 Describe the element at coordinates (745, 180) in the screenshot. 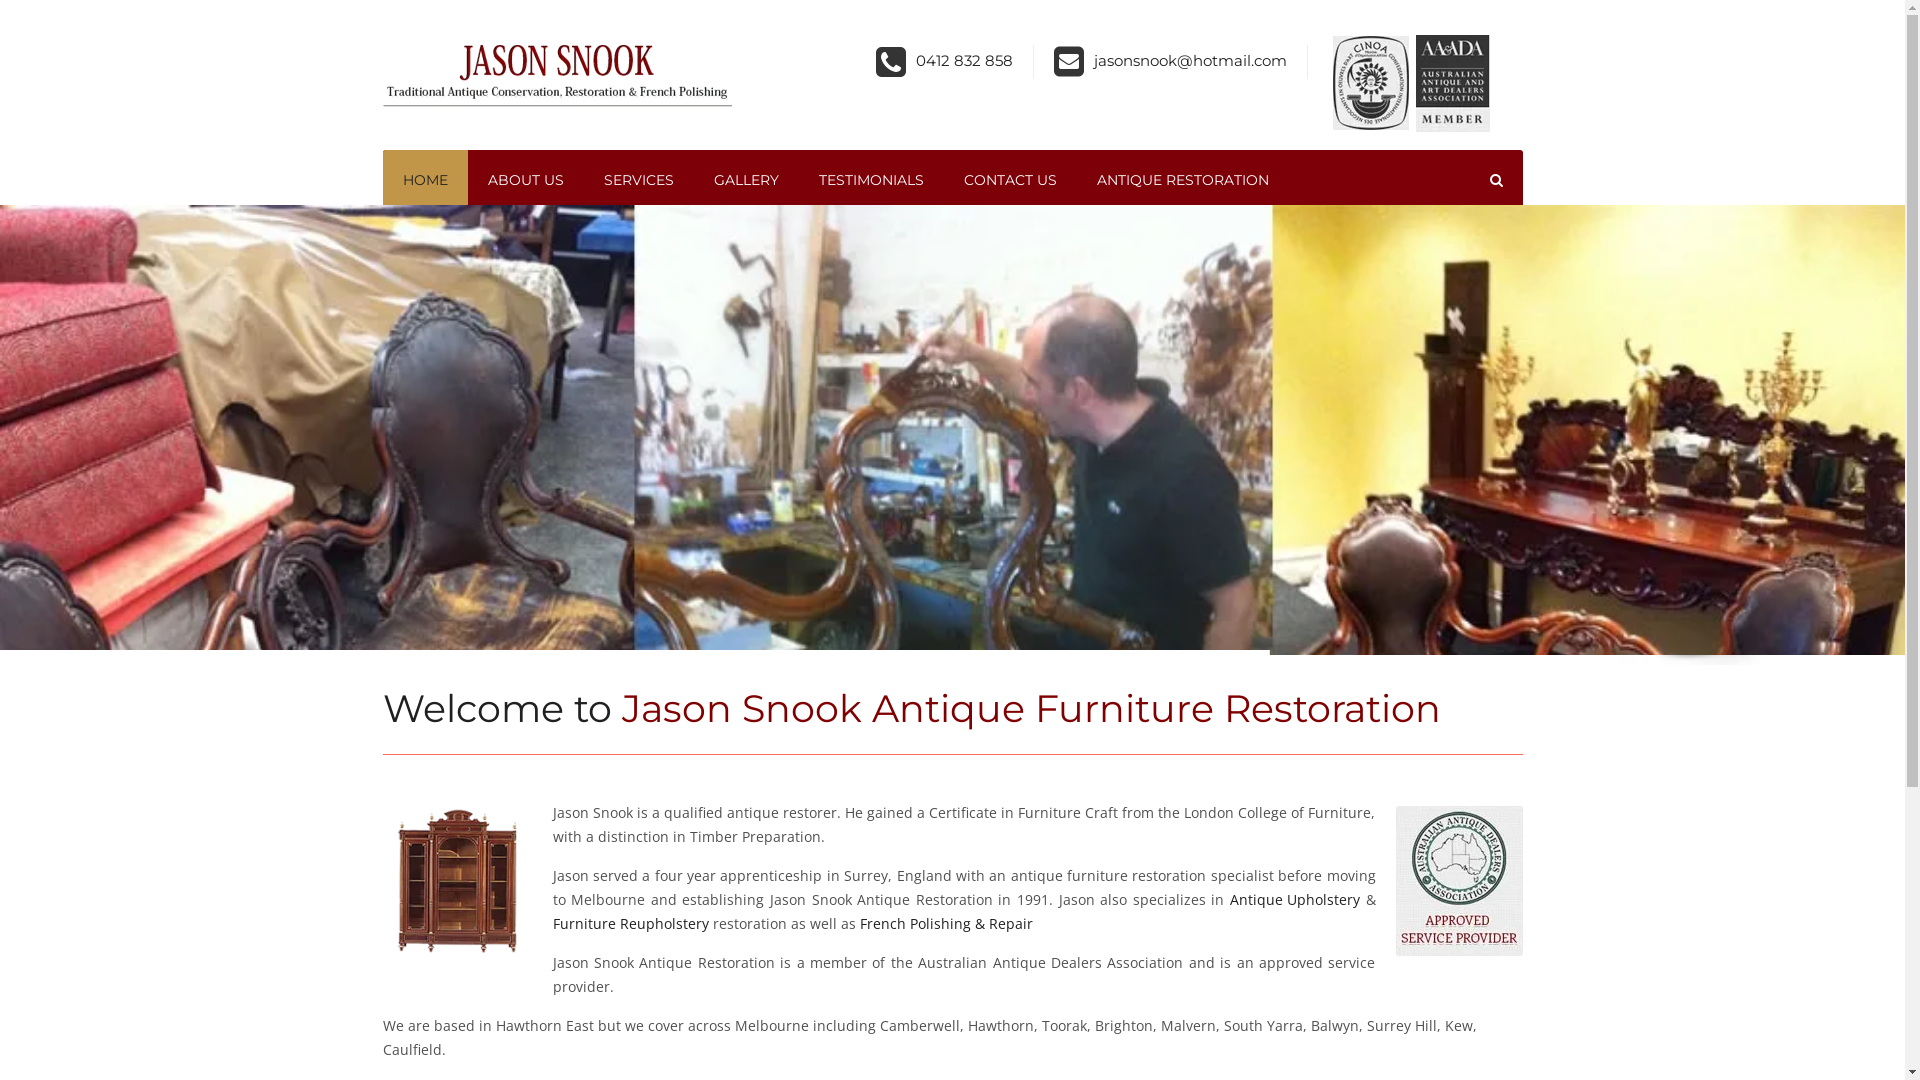

I see `'GALLERY'` at that location.